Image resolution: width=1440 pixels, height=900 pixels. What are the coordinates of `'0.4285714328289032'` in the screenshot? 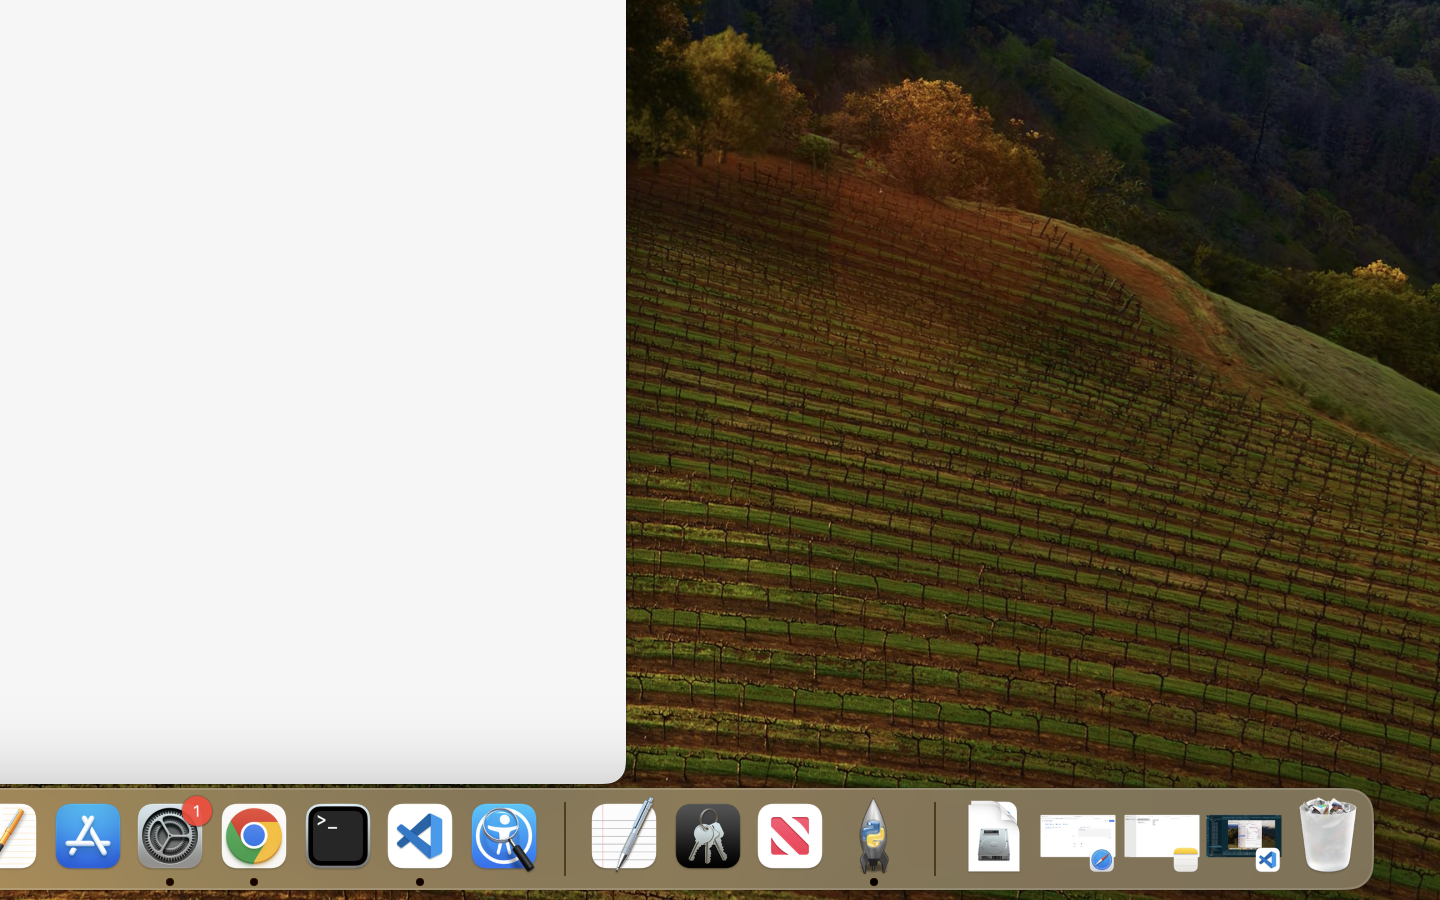 It's located at (562, 837).